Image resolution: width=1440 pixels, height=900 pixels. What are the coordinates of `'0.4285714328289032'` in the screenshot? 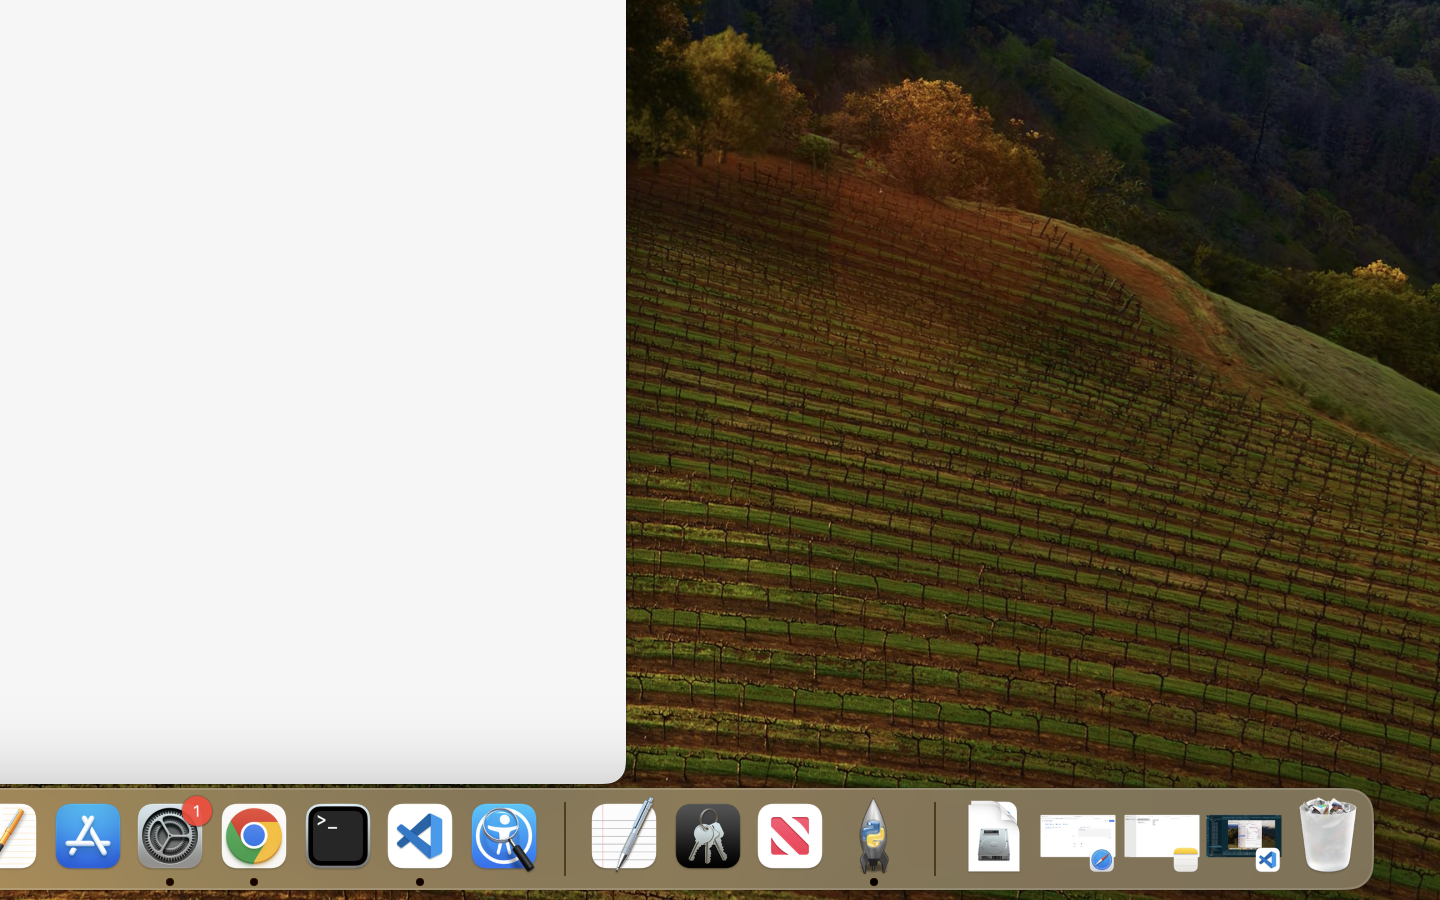 It's located at (562, 837).